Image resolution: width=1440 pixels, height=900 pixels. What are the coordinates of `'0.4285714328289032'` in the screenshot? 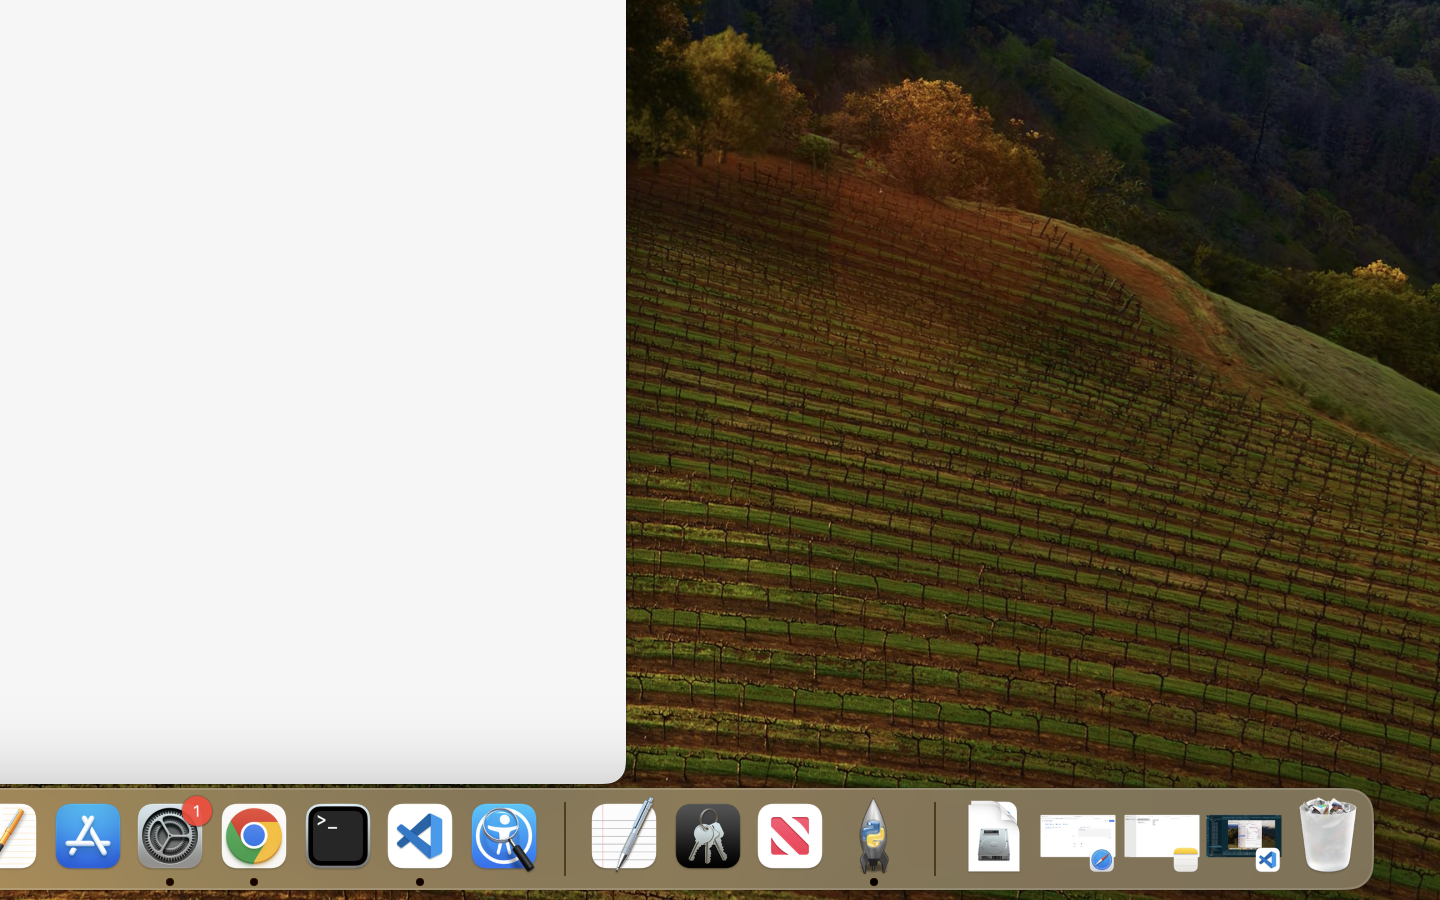 It's located at (562, 837).